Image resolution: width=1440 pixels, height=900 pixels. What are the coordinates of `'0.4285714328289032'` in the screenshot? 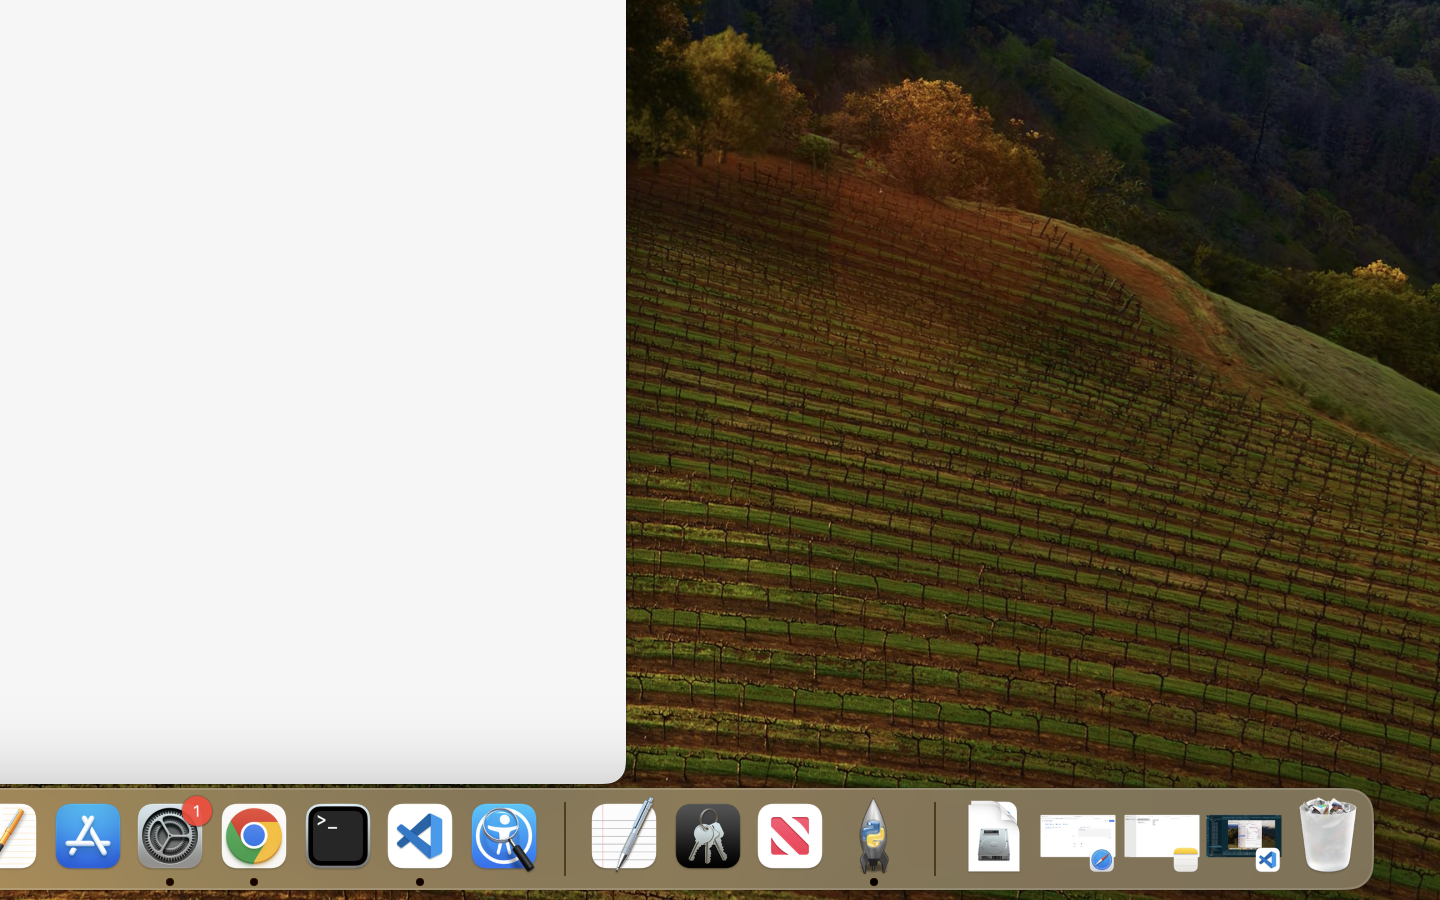 It's located at (562, 837).